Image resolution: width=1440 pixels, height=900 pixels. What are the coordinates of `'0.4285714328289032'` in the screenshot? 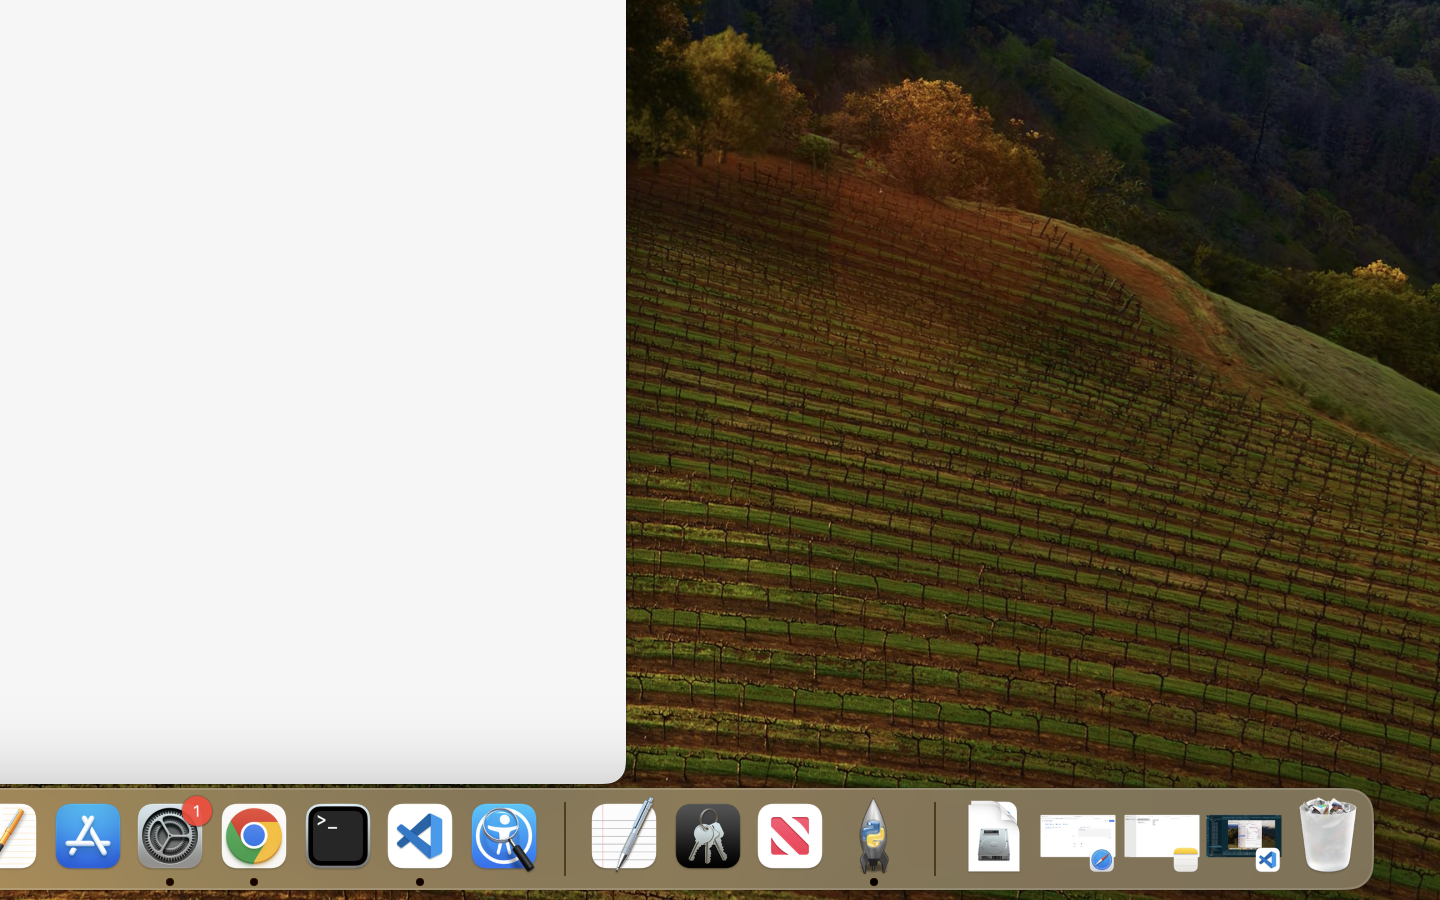 It's located at (562, 837).